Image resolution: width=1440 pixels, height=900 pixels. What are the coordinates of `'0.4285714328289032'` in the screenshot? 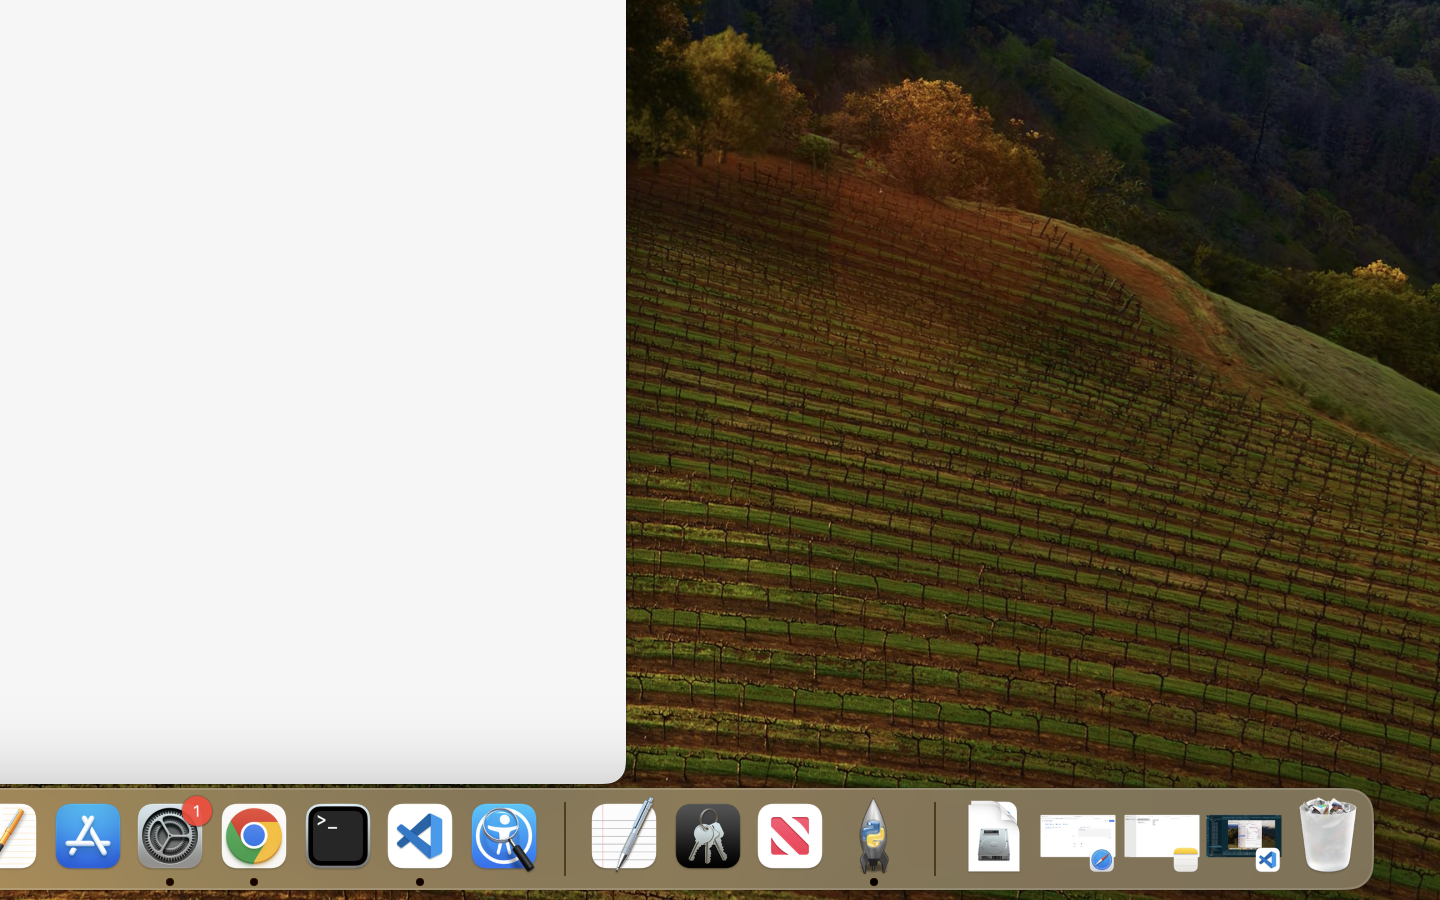 It's located at (562, 837).